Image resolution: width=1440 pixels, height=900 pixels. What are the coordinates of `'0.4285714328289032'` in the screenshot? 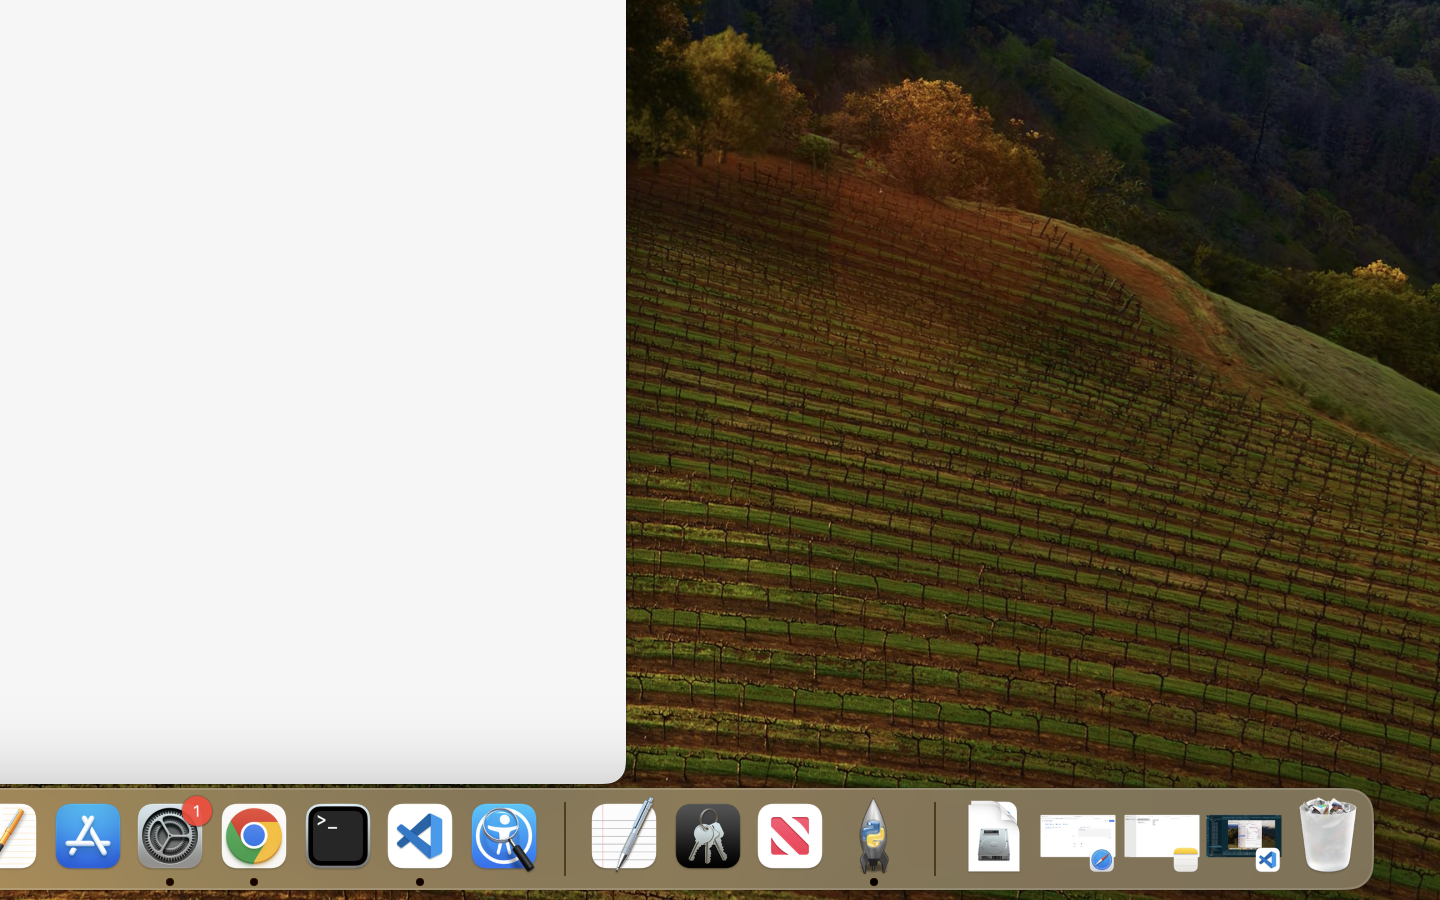 It's located at (562, 837).